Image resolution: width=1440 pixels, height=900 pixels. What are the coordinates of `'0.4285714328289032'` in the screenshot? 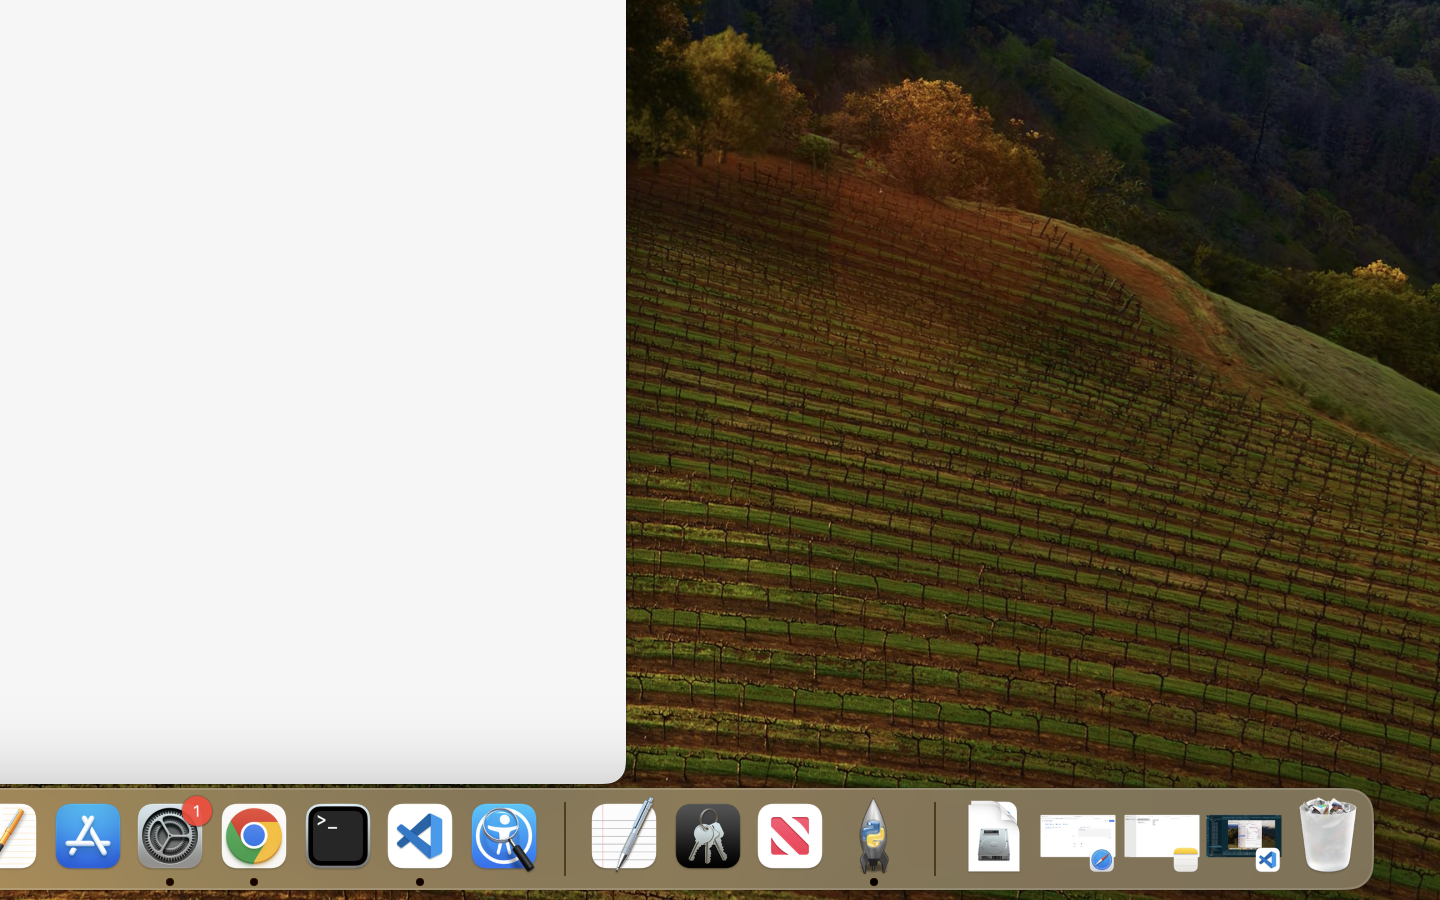 It's located at (562, 837).